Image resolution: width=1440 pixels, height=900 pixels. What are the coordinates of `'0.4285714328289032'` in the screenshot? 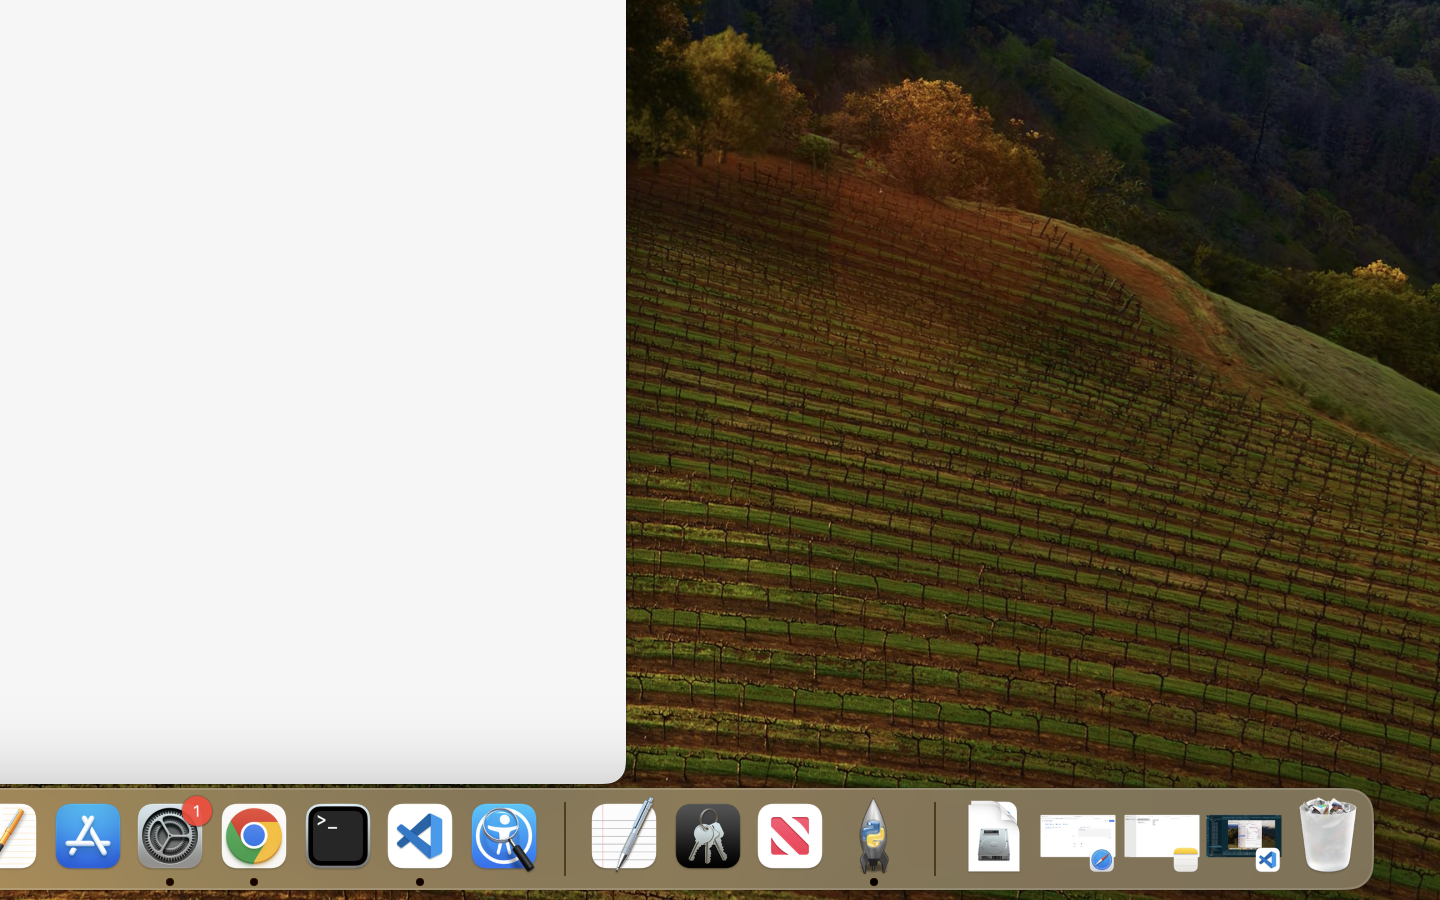 It's located at (562, 837).